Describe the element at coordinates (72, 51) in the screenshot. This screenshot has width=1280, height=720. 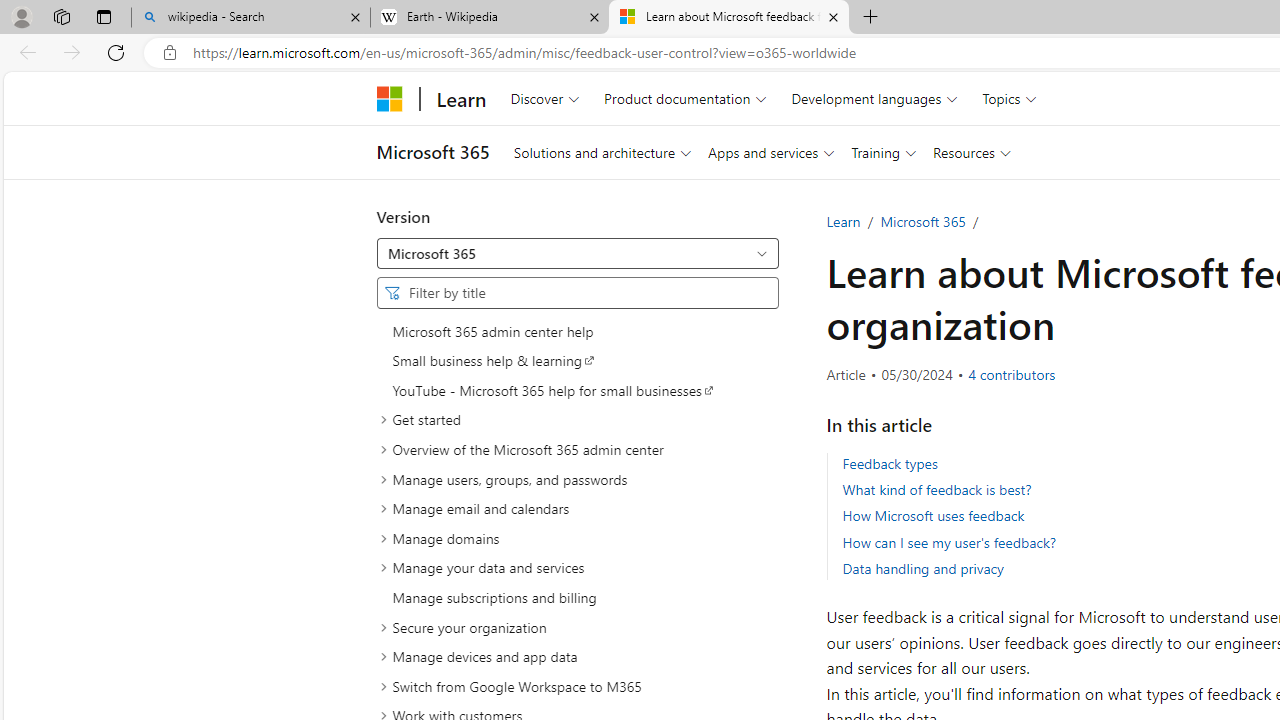
I see `'Forward'` at that location.